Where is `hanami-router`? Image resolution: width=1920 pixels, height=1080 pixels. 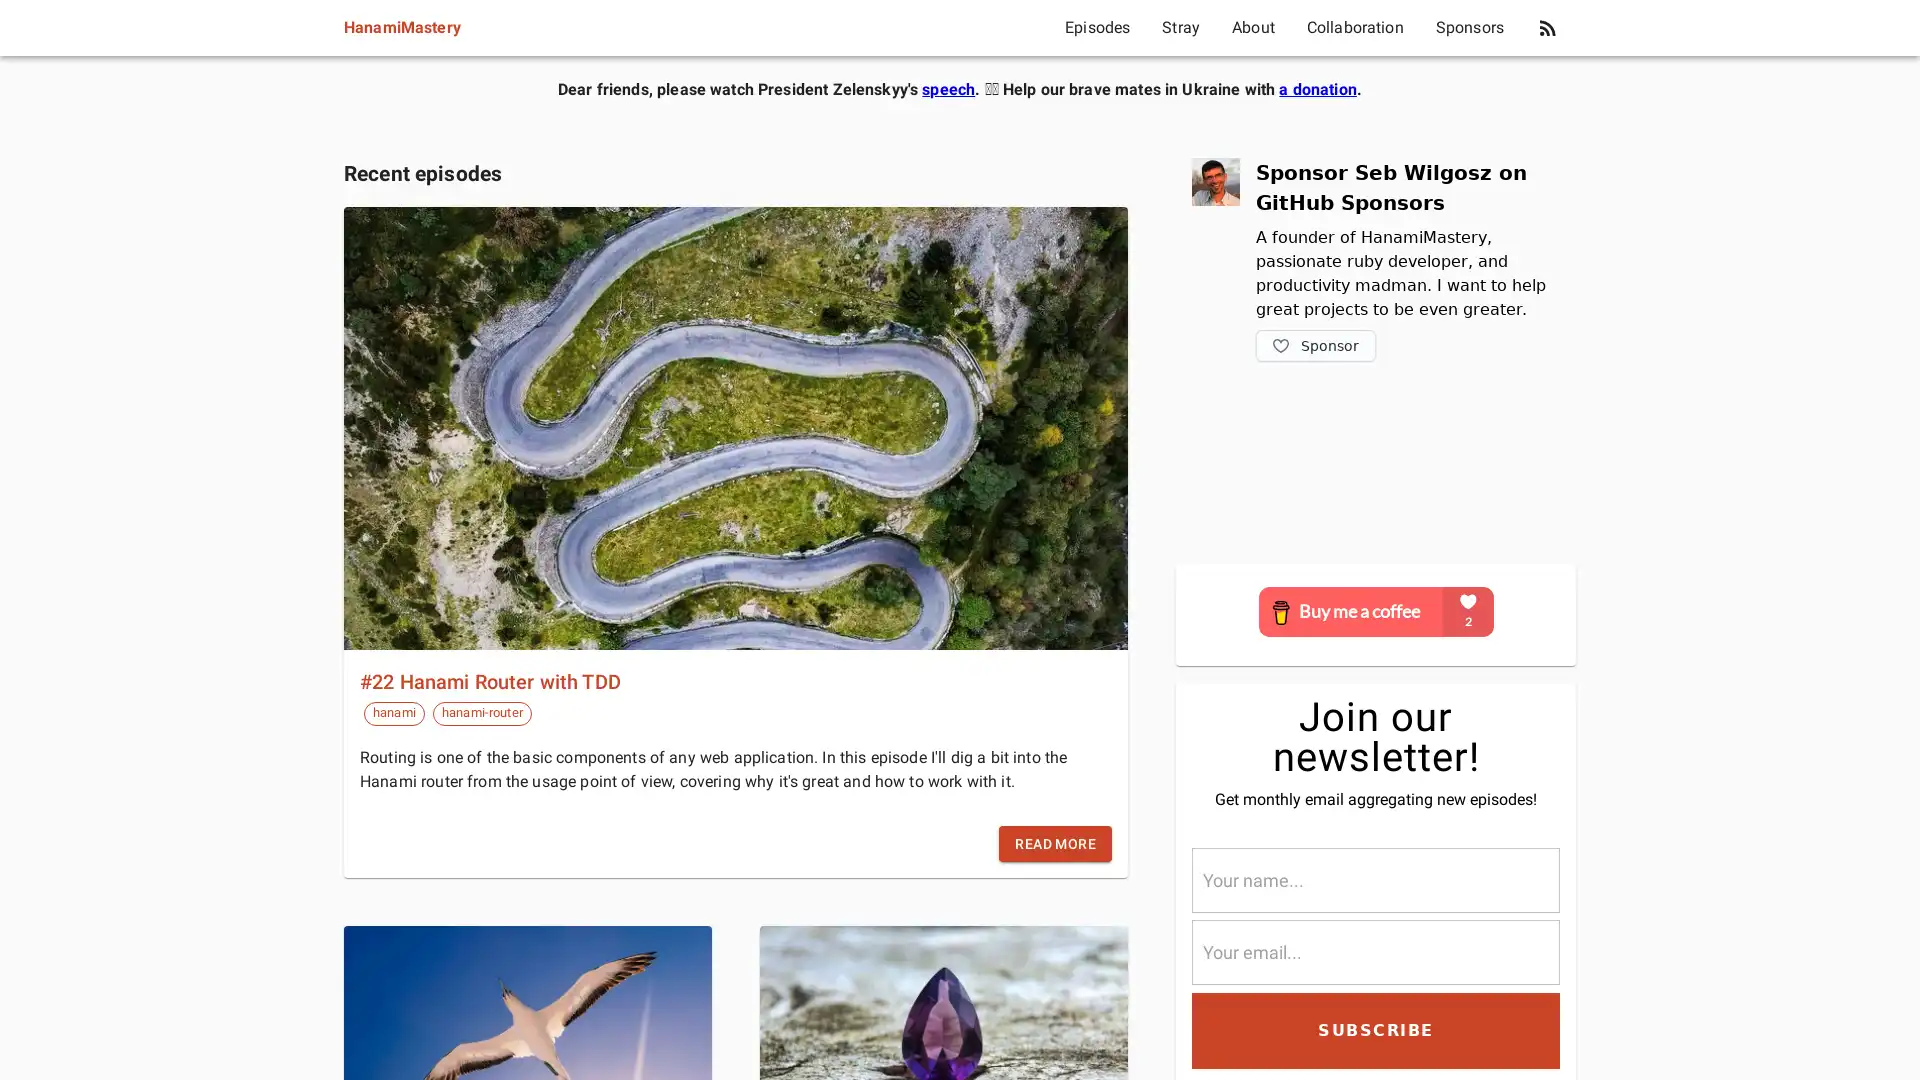 hanami-router is located at coordinates (481, 712).